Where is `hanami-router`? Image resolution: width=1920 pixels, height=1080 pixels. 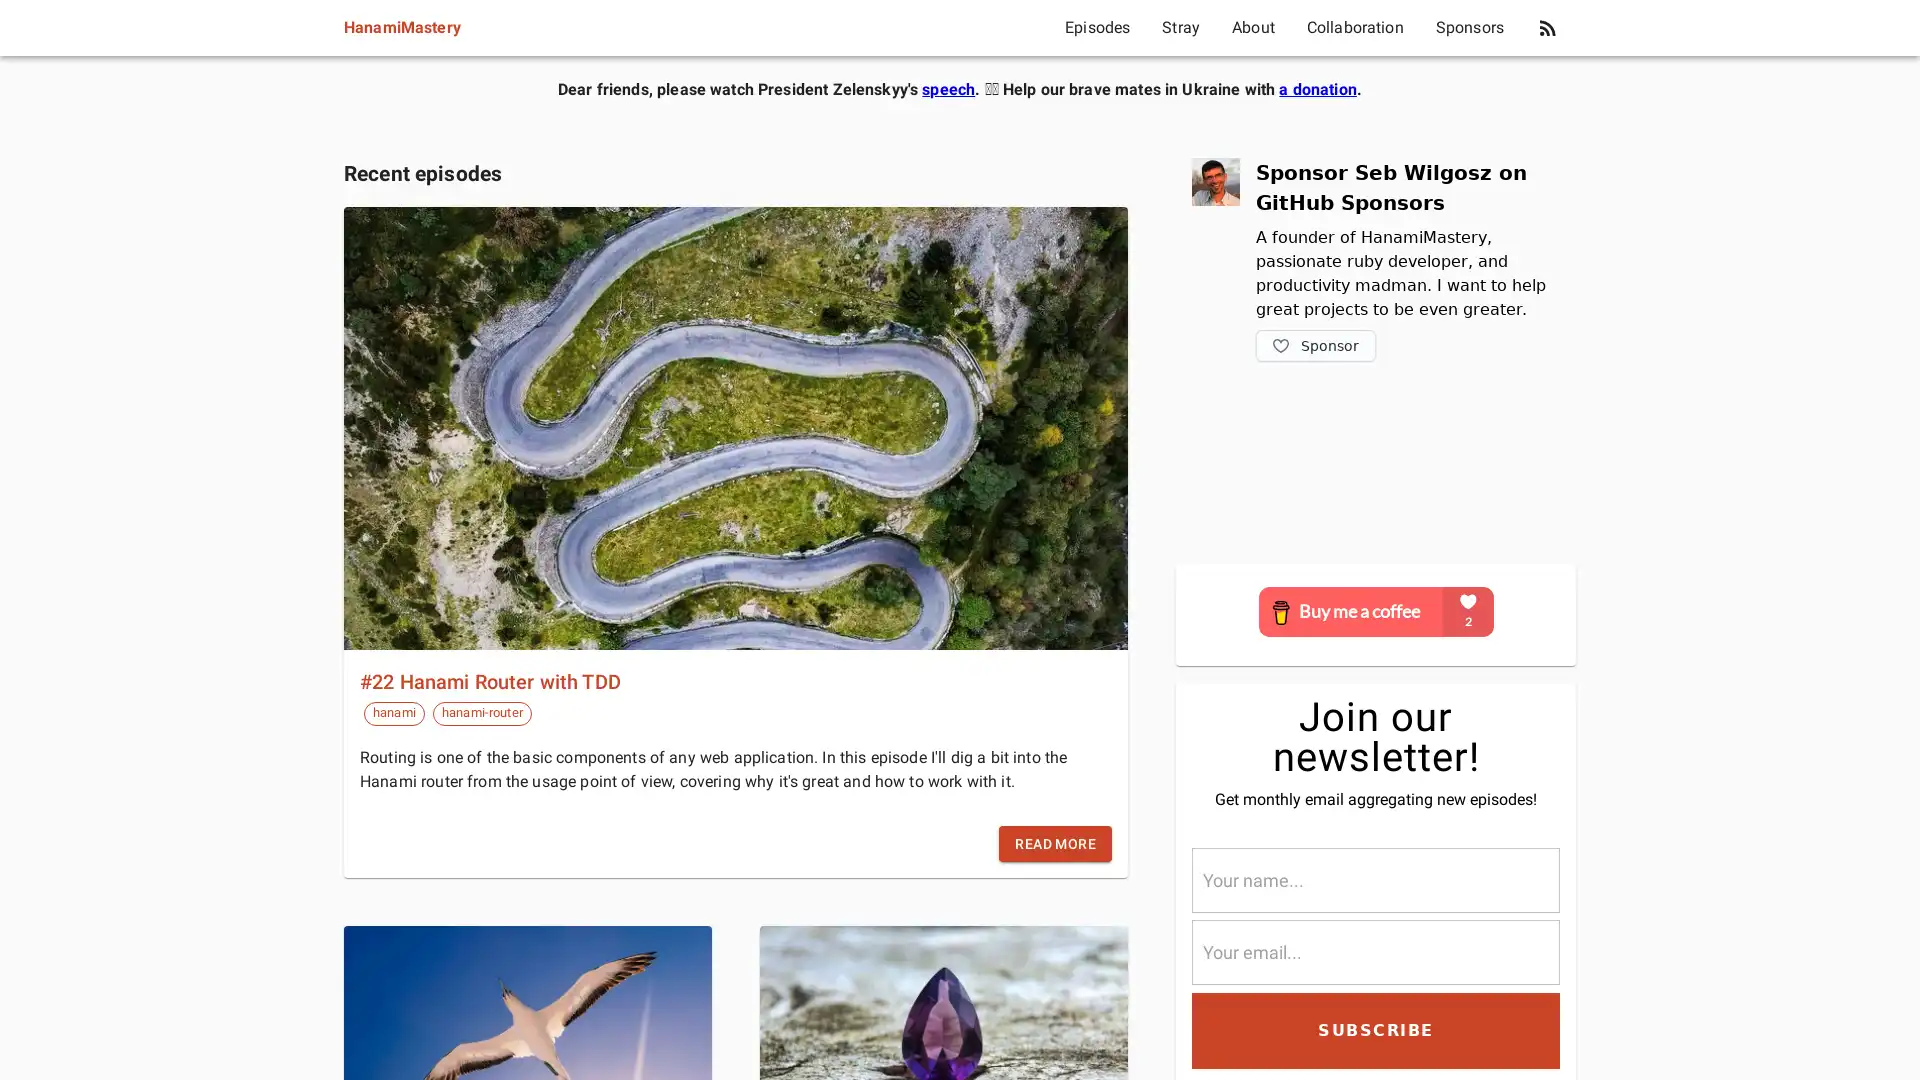 hanami-router is located at coordinates (481, 712).